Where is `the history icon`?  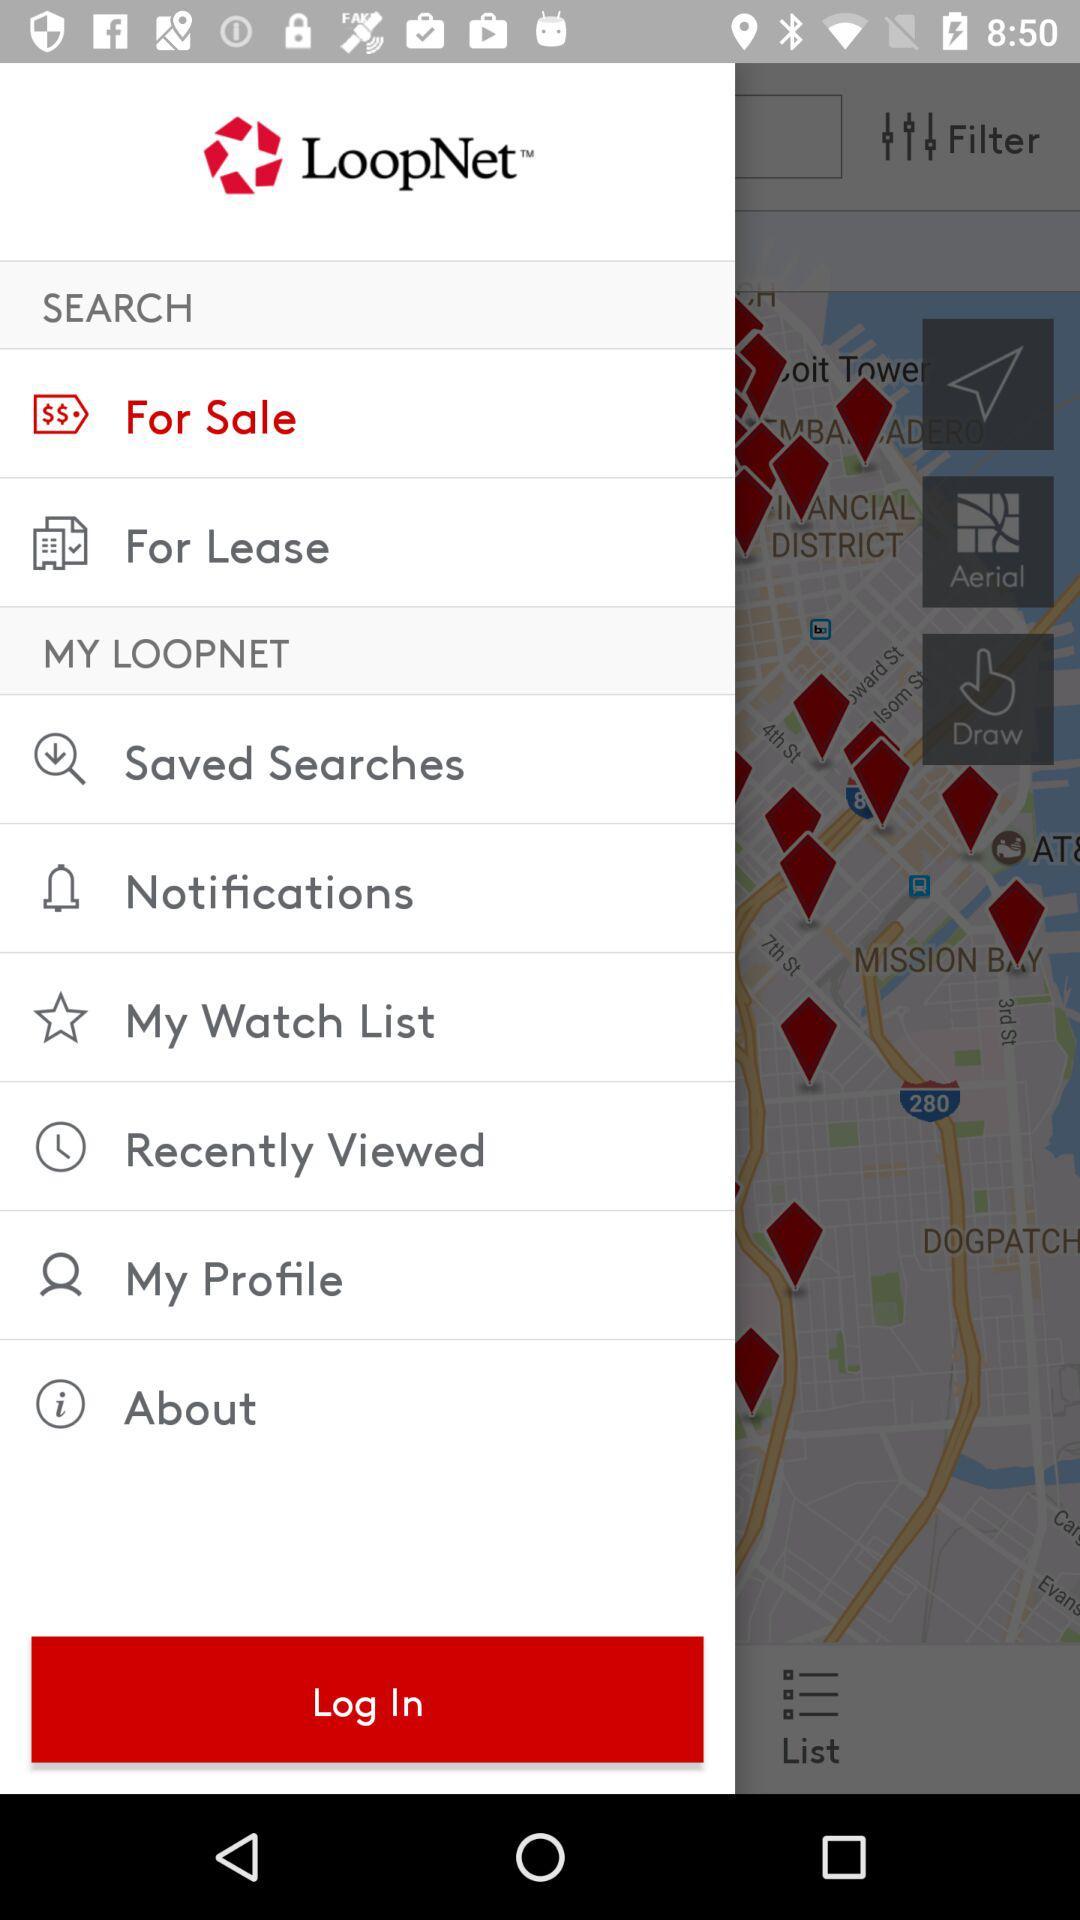 the history icon is located at coordinates (987, 699).